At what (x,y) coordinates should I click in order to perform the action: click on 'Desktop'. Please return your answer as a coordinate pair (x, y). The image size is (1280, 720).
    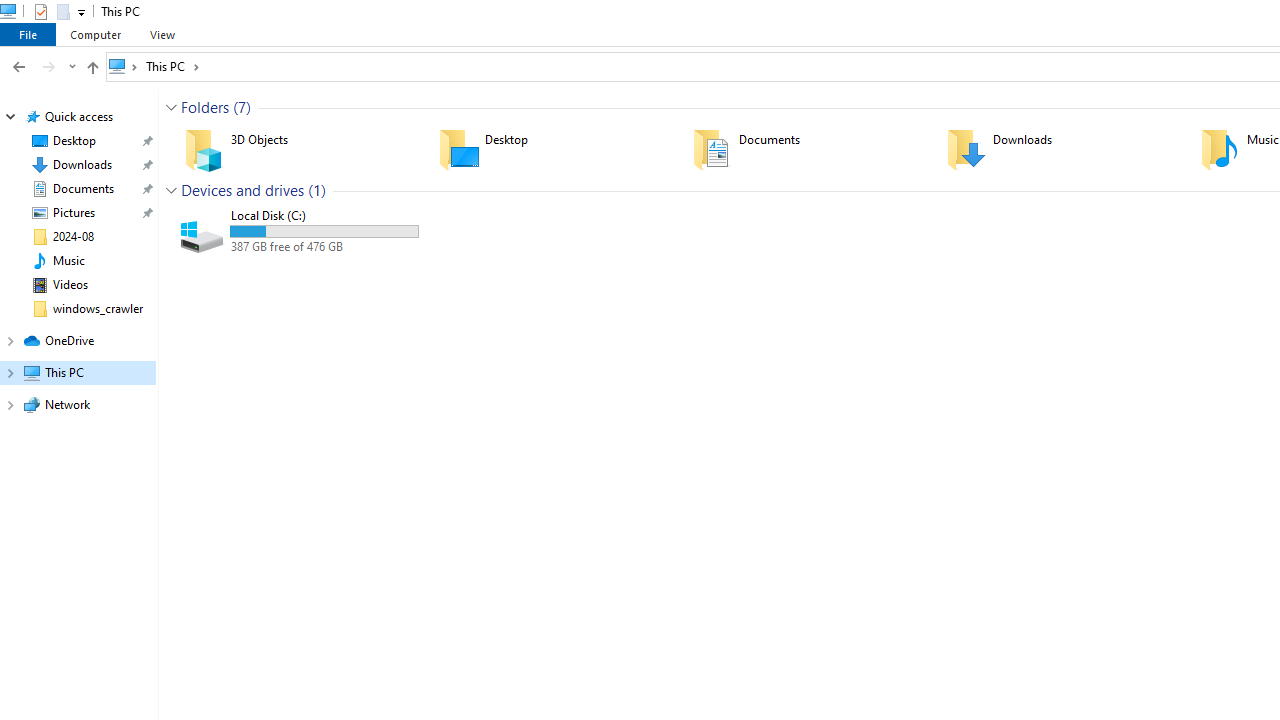
    Looking at the image, I should click on (552, 148).